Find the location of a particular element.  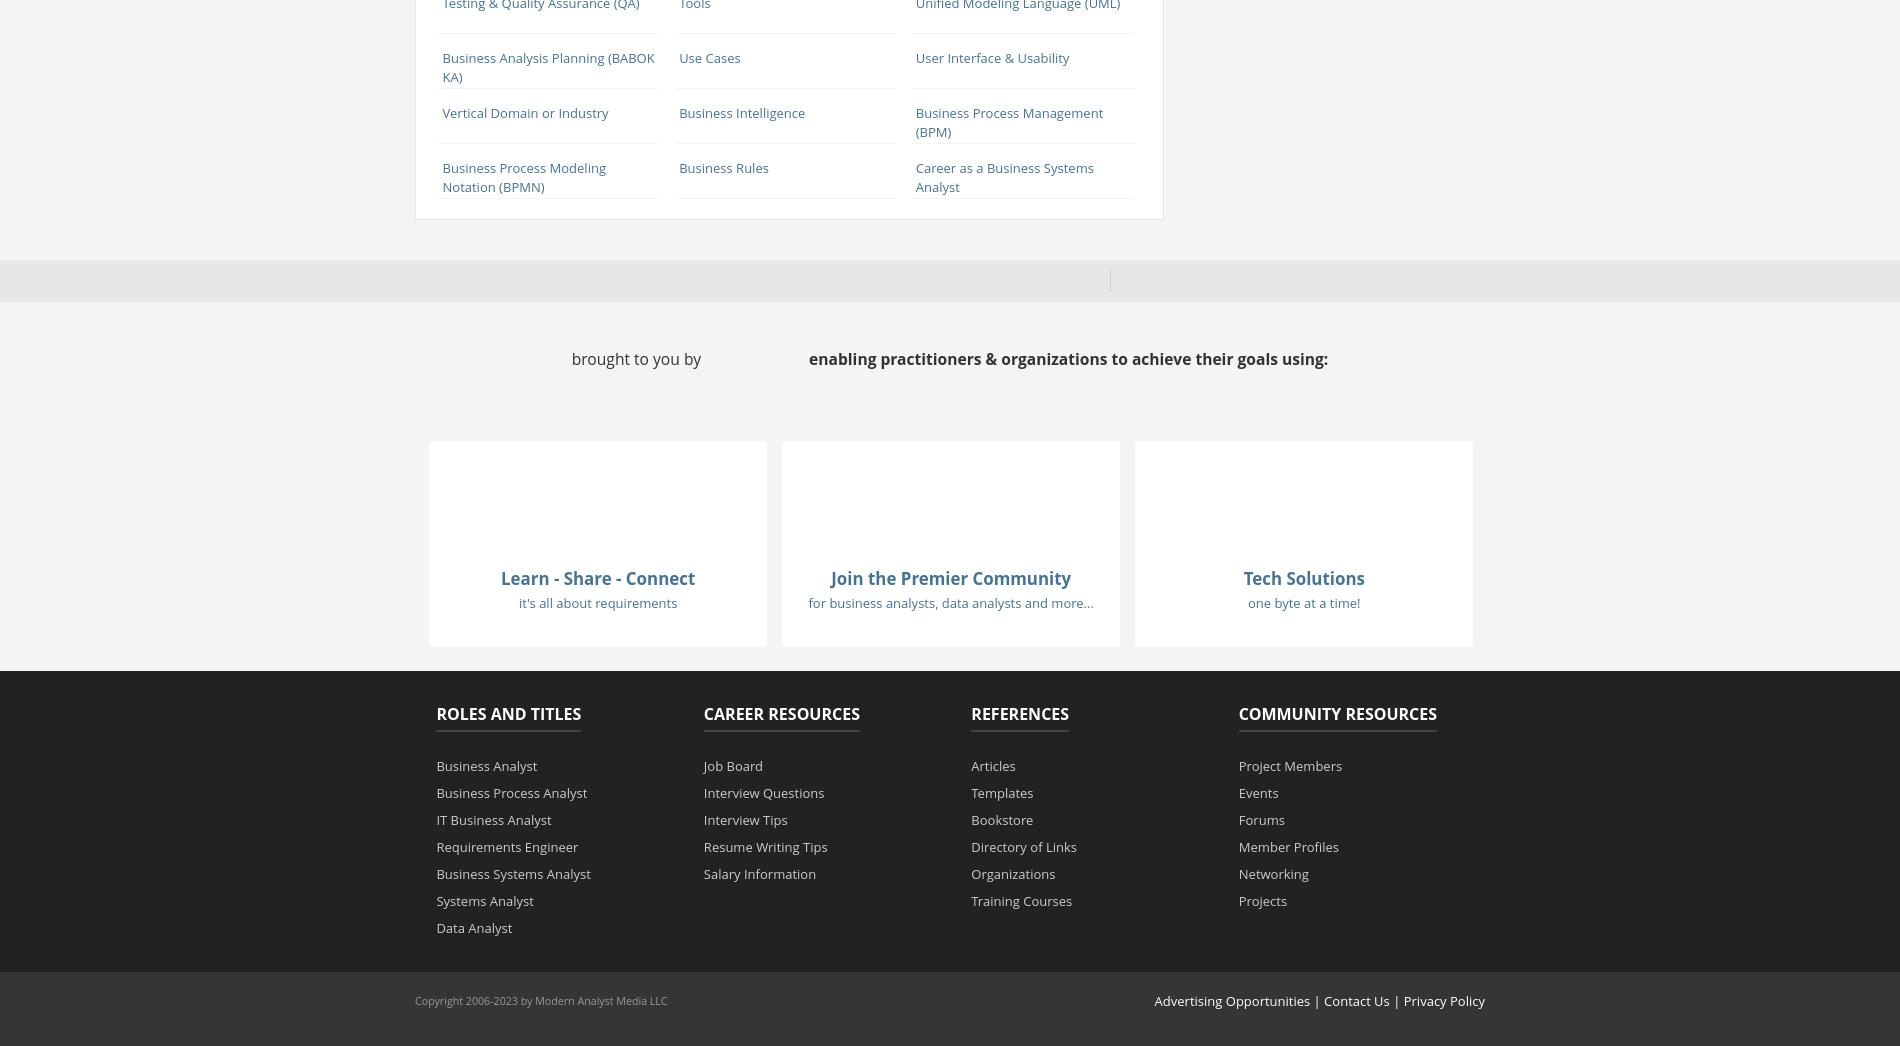

'Systems Analyst' is located at coordinates (484, 899).